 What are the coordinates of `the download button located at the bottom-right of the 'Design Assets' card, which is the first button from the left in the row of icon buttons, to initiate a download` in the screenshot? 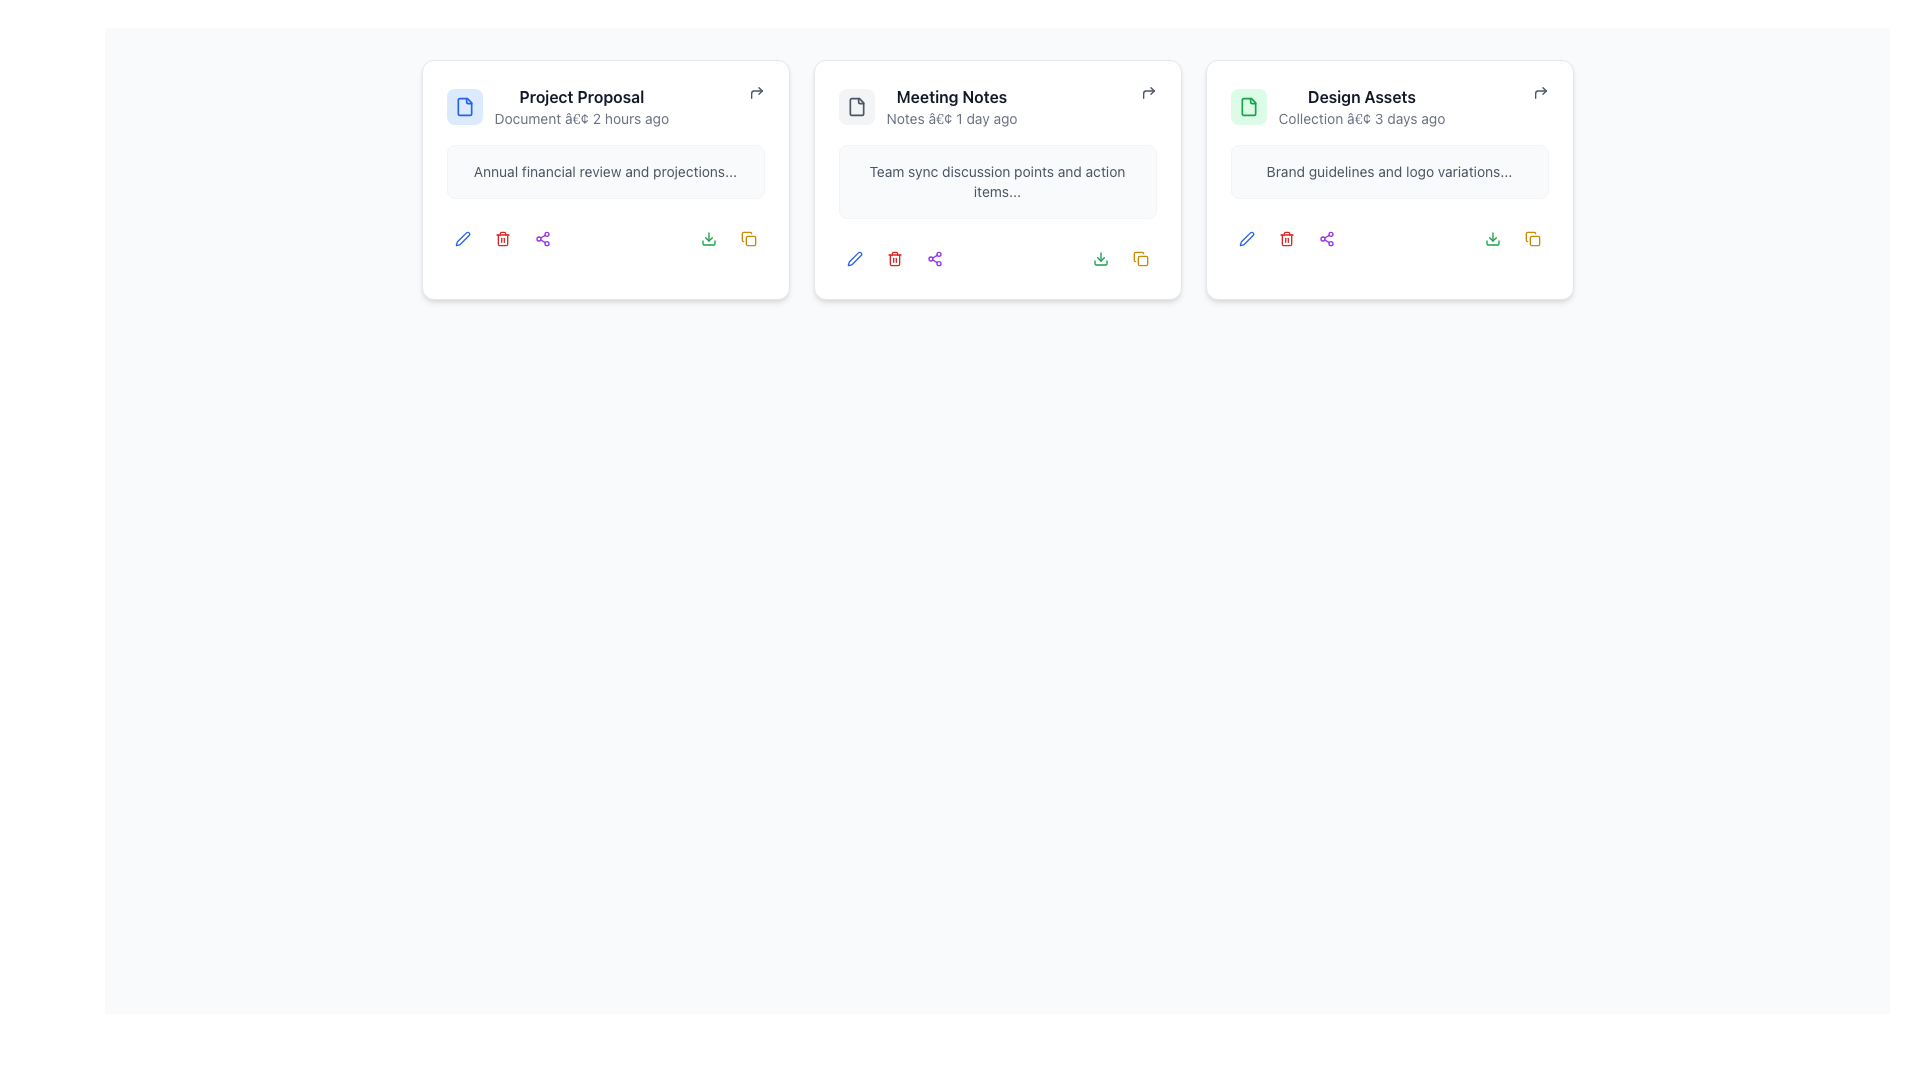 It's located at (1492, 238).